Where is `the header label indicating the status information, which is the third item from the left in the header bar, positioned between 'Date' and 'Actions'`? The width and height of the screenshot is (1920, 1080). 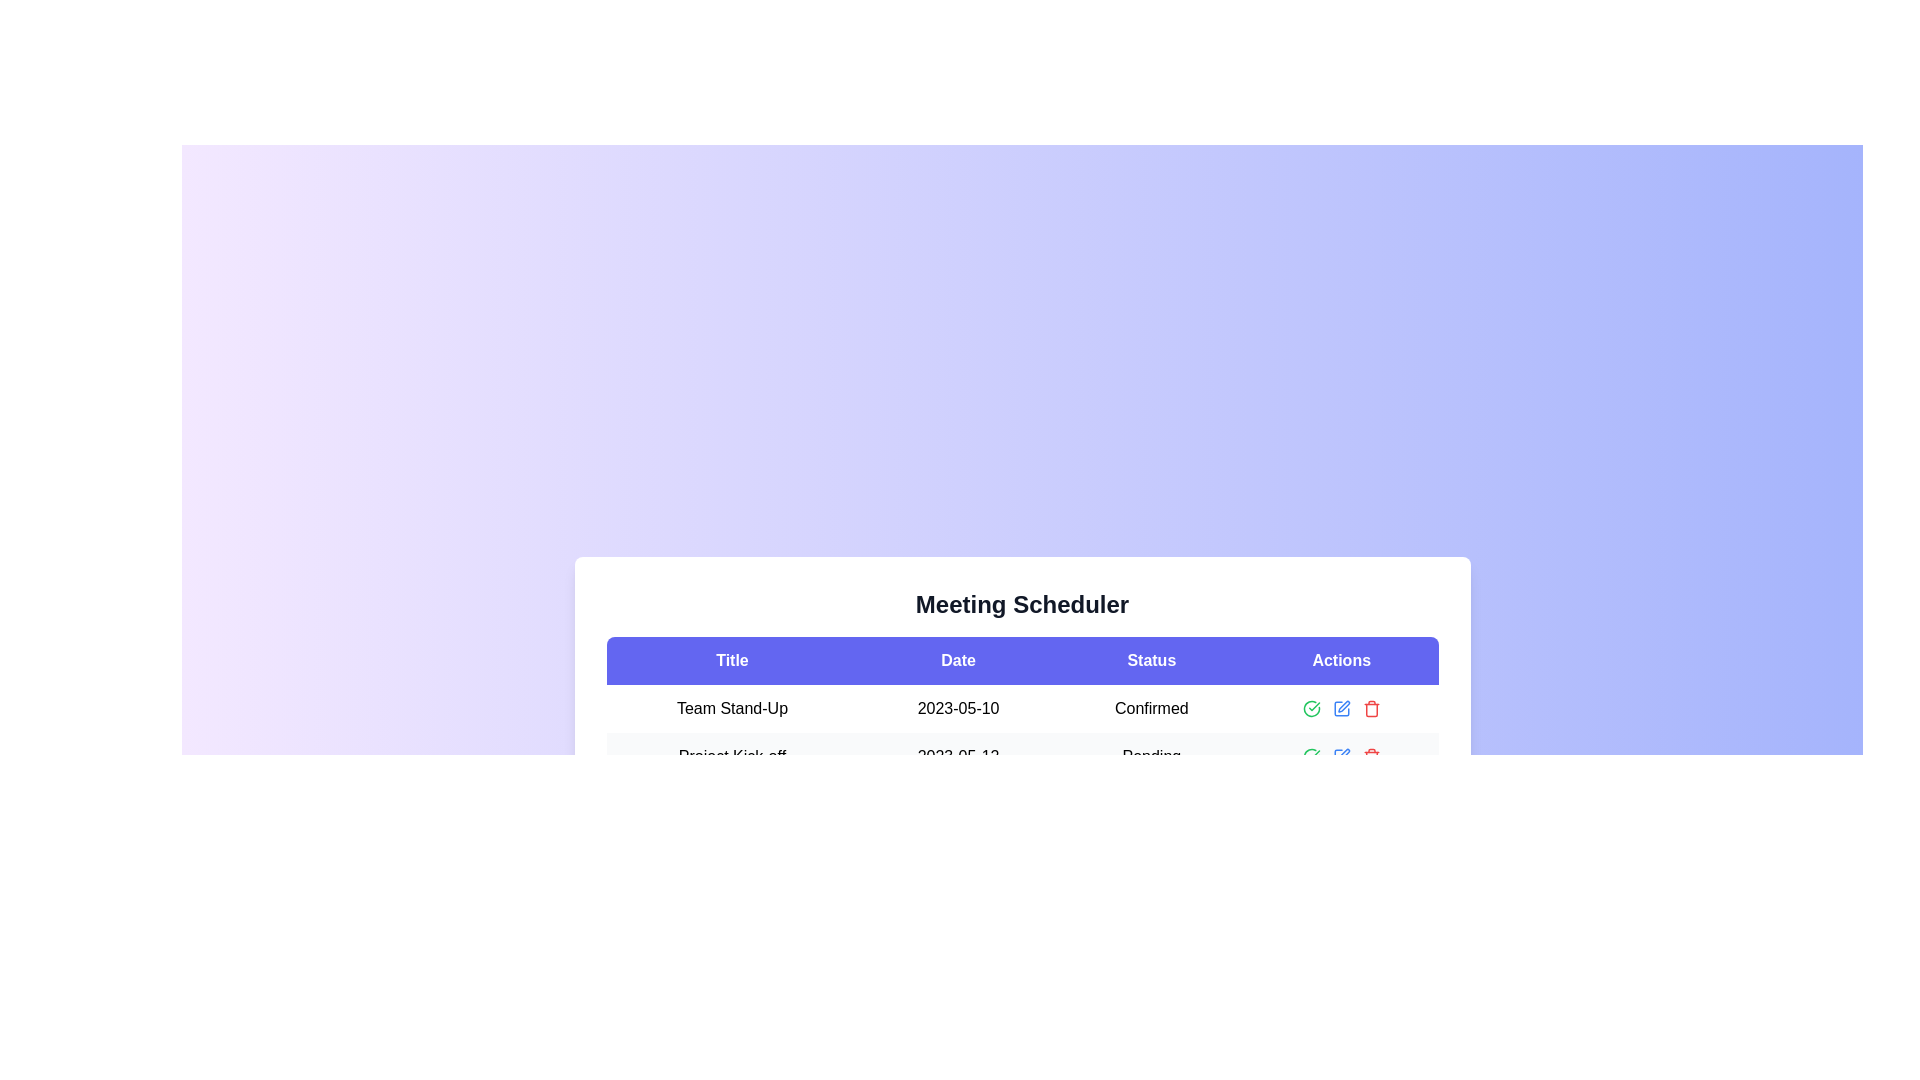
the header label indicating the status information, which is the third item from the left in the header bar, positioned between 'Date' and 'Actions' is located at coordinates (1151, 660).